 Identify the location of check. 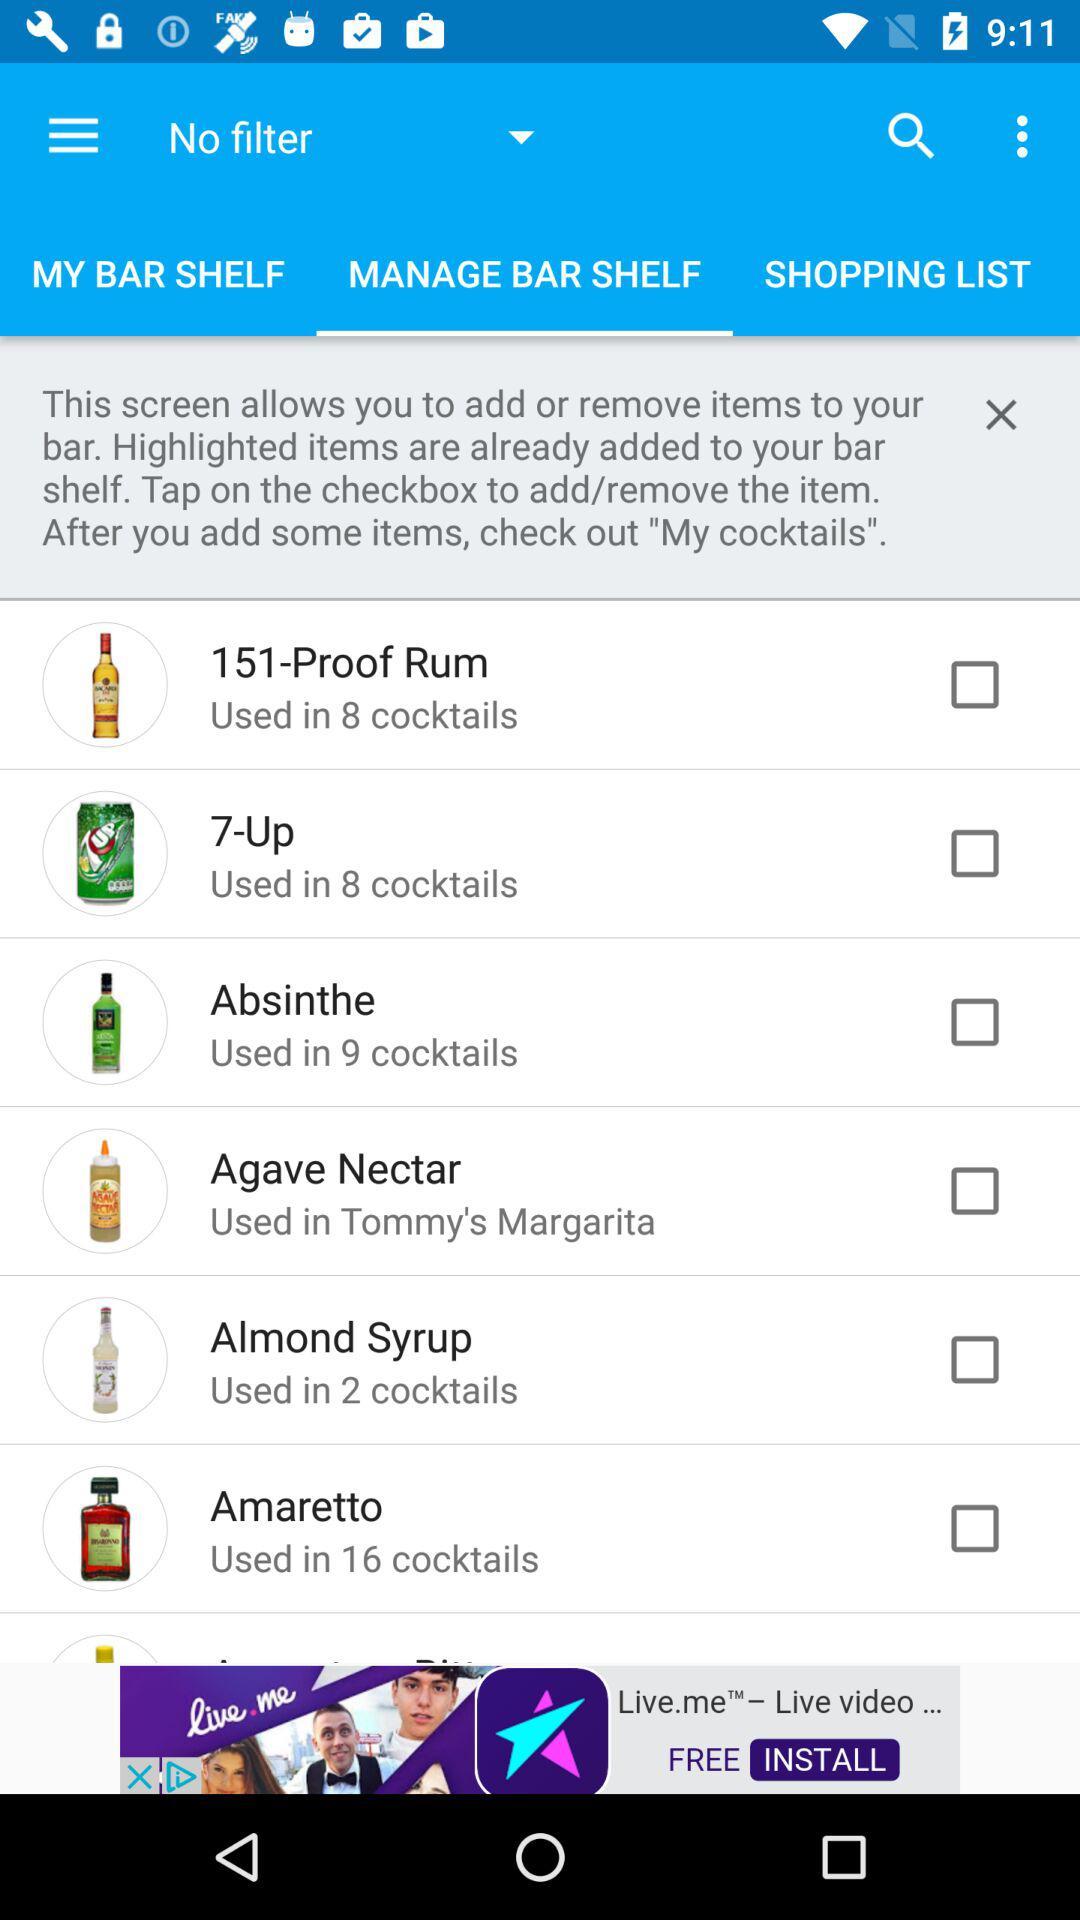
(995, 1527).